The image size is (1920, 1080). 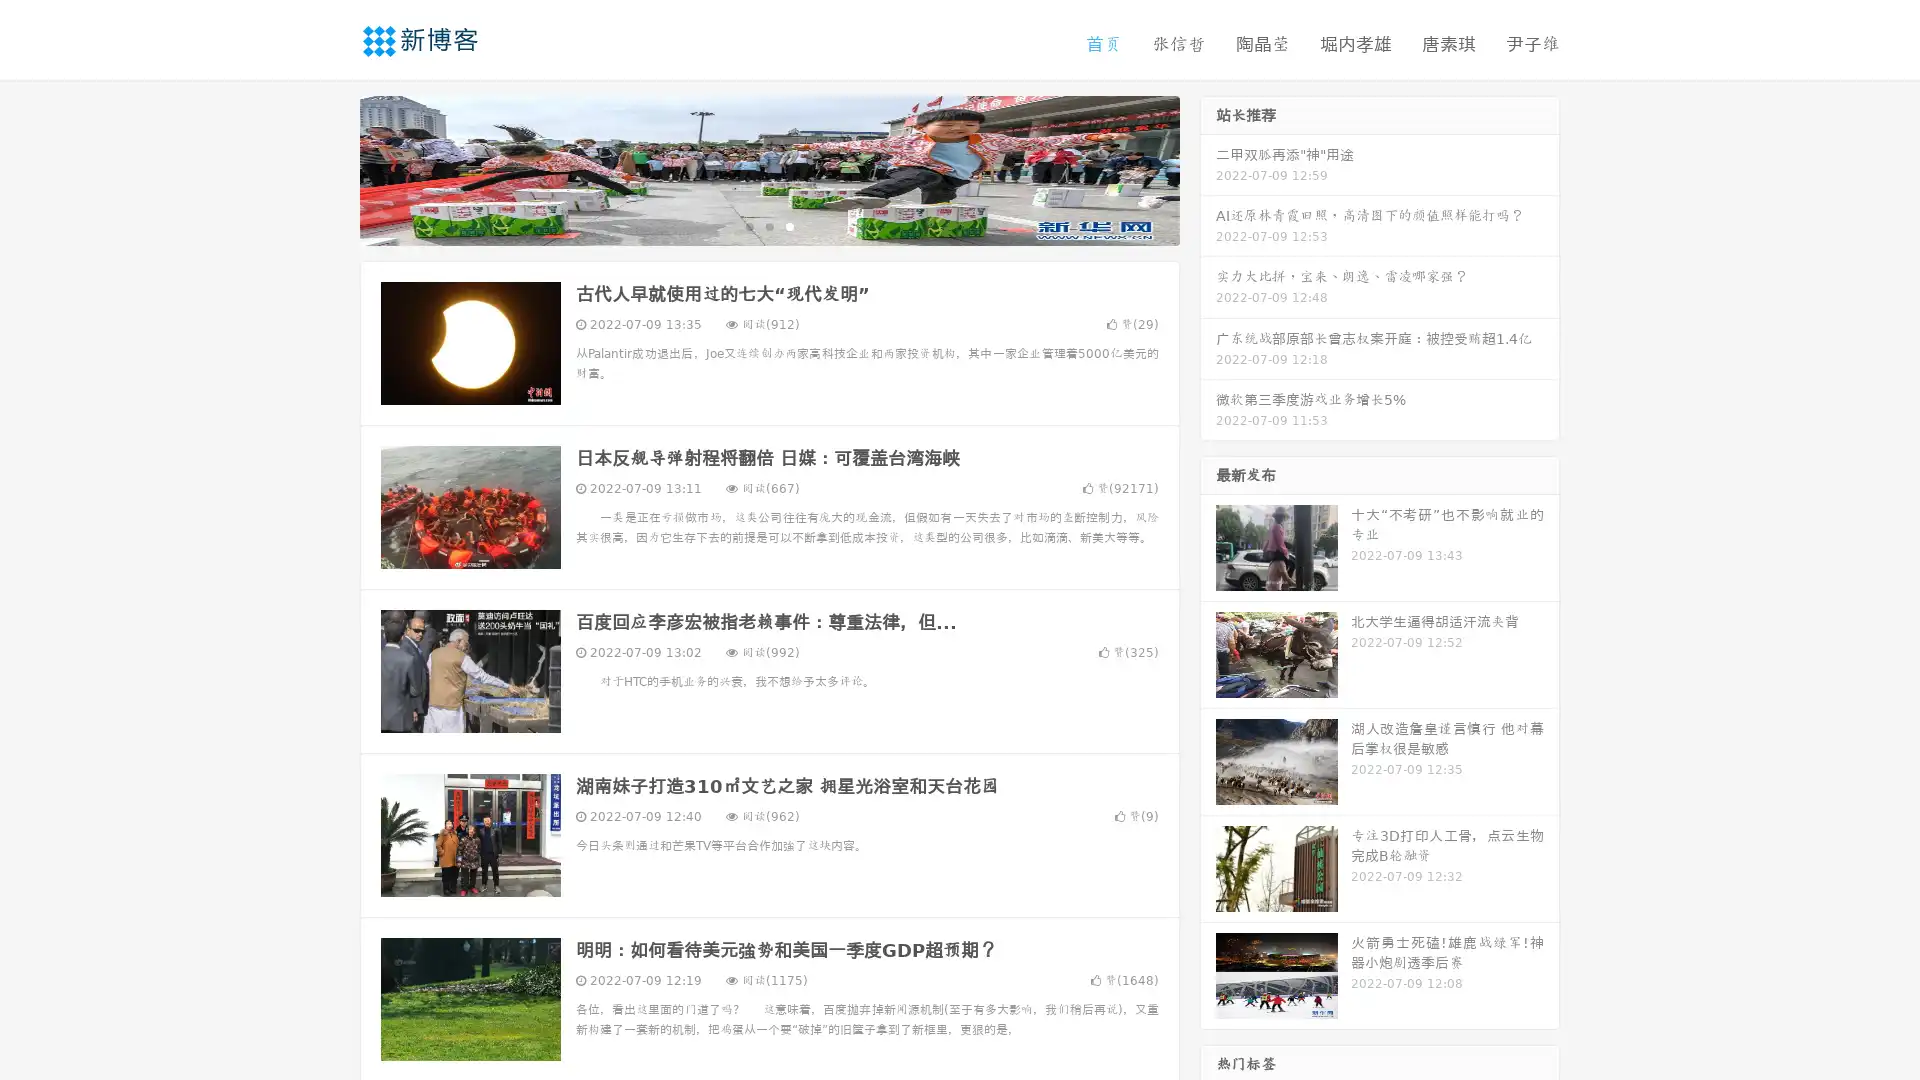 What do you see at coordinates (748, 225) in the screenshot?
I see `Go to slide 1` at bounding box center [748, 225].